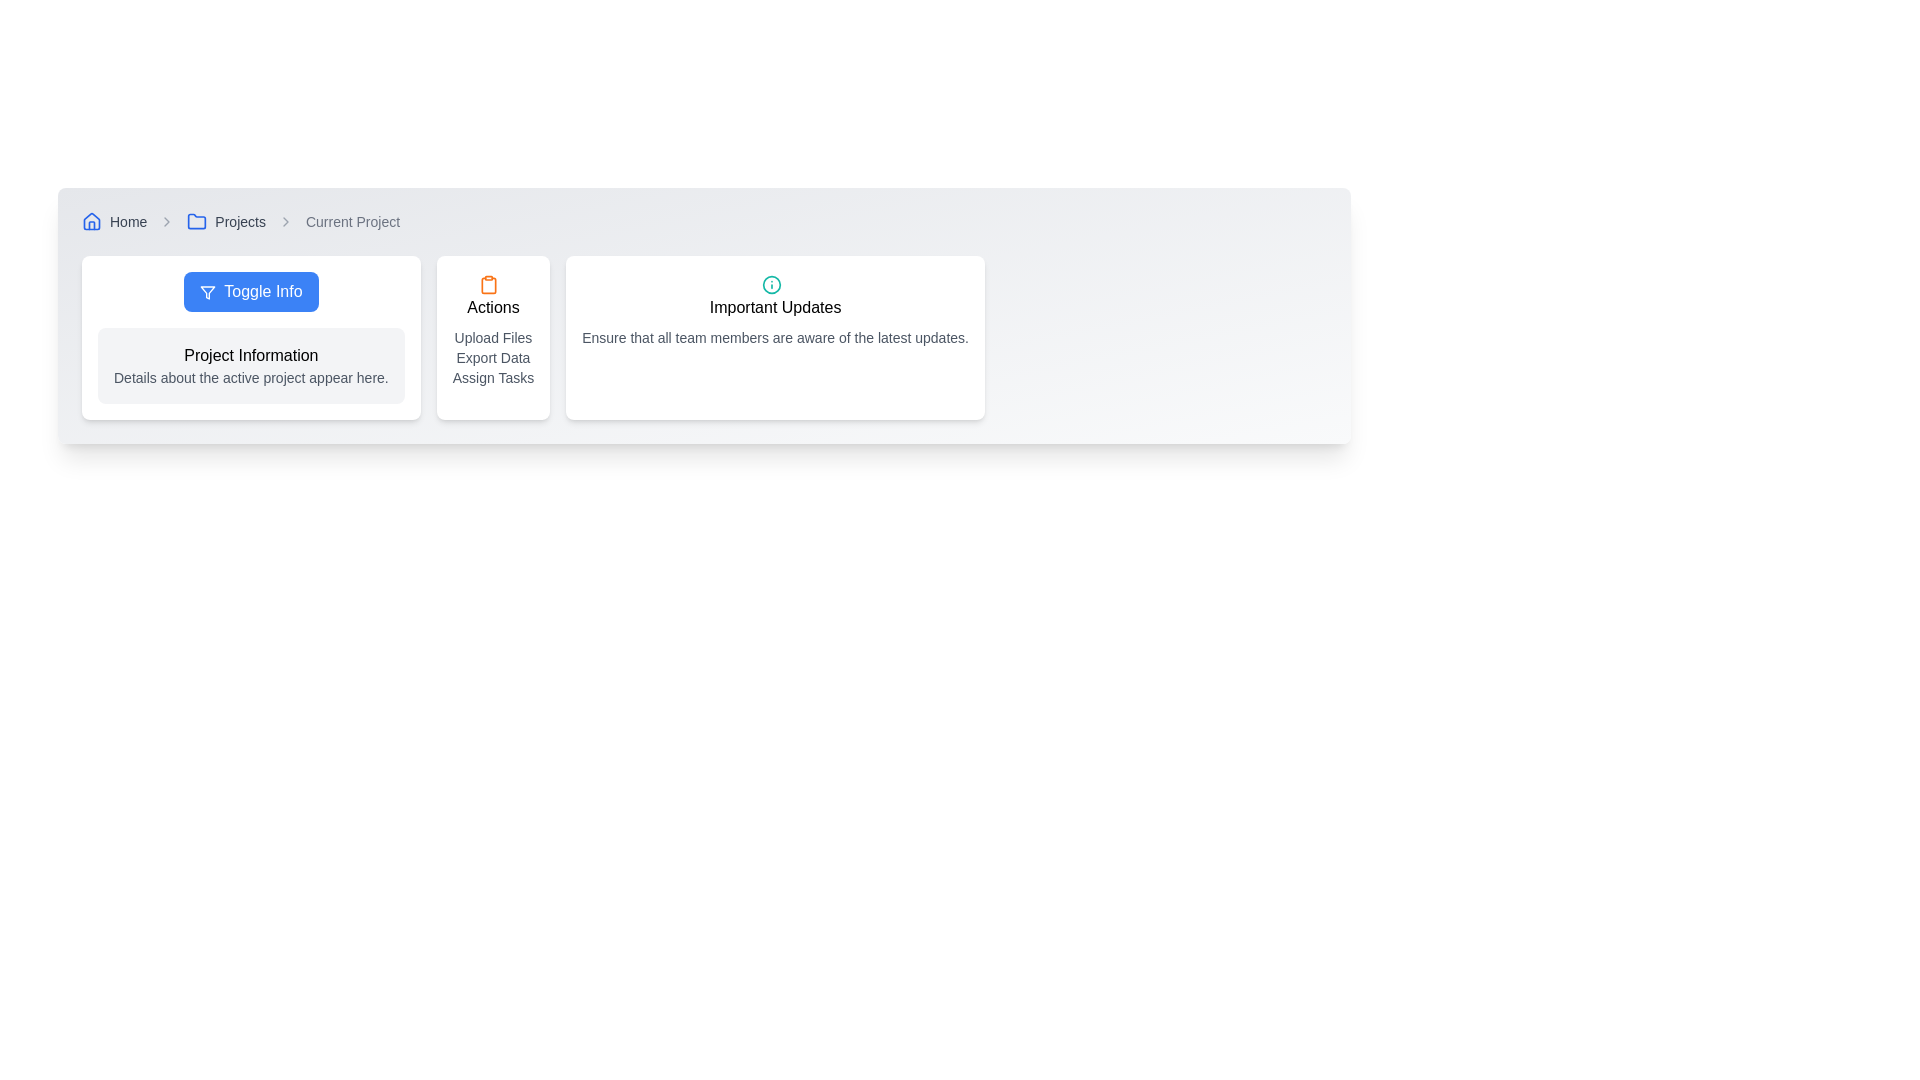 This screenshot has height=1080, width=1920. I want to click on the Breadcrumb link with an icon and text, which is the second breadcrumb in the navigation bar, located between 'Home' and 'Current Project', so click(226, 222).